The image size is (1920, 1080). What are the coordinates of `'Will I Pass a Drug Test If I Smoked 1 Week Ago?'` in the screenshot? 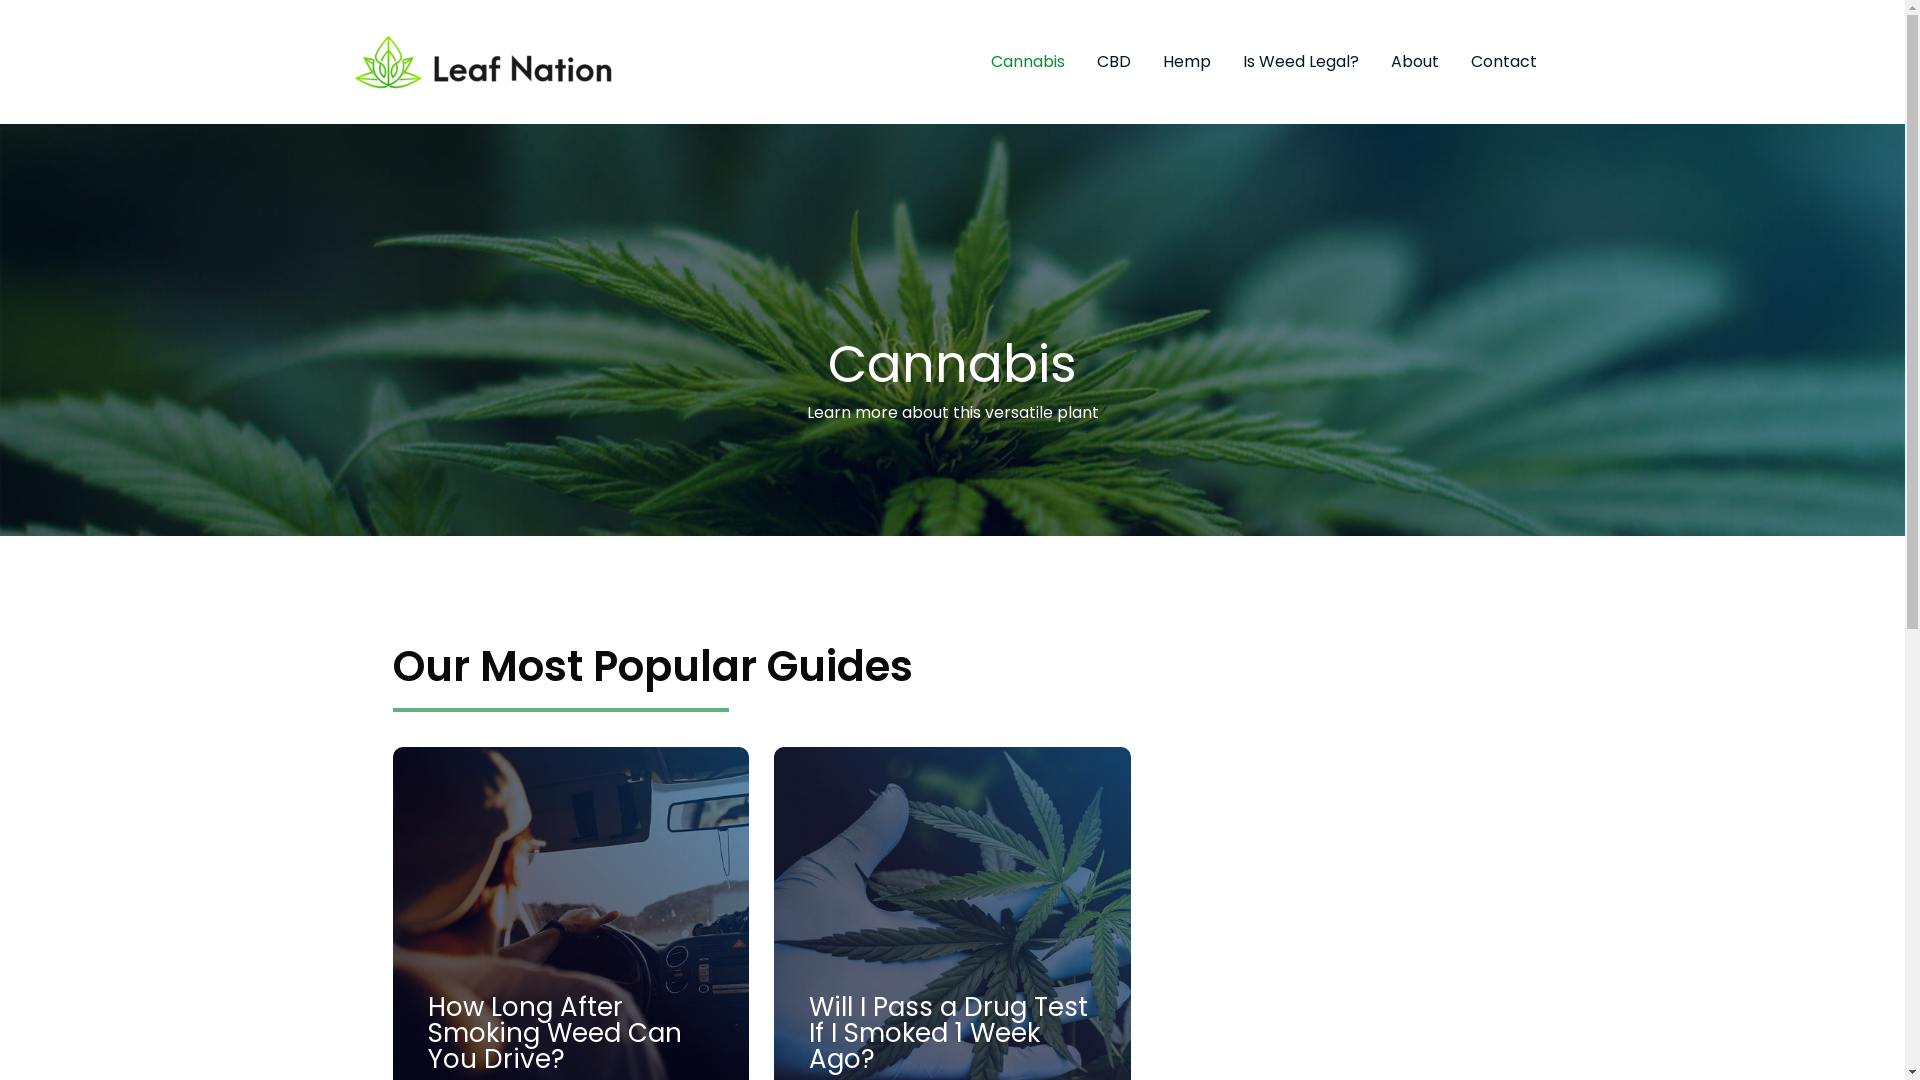 It's located at (947, 1033).